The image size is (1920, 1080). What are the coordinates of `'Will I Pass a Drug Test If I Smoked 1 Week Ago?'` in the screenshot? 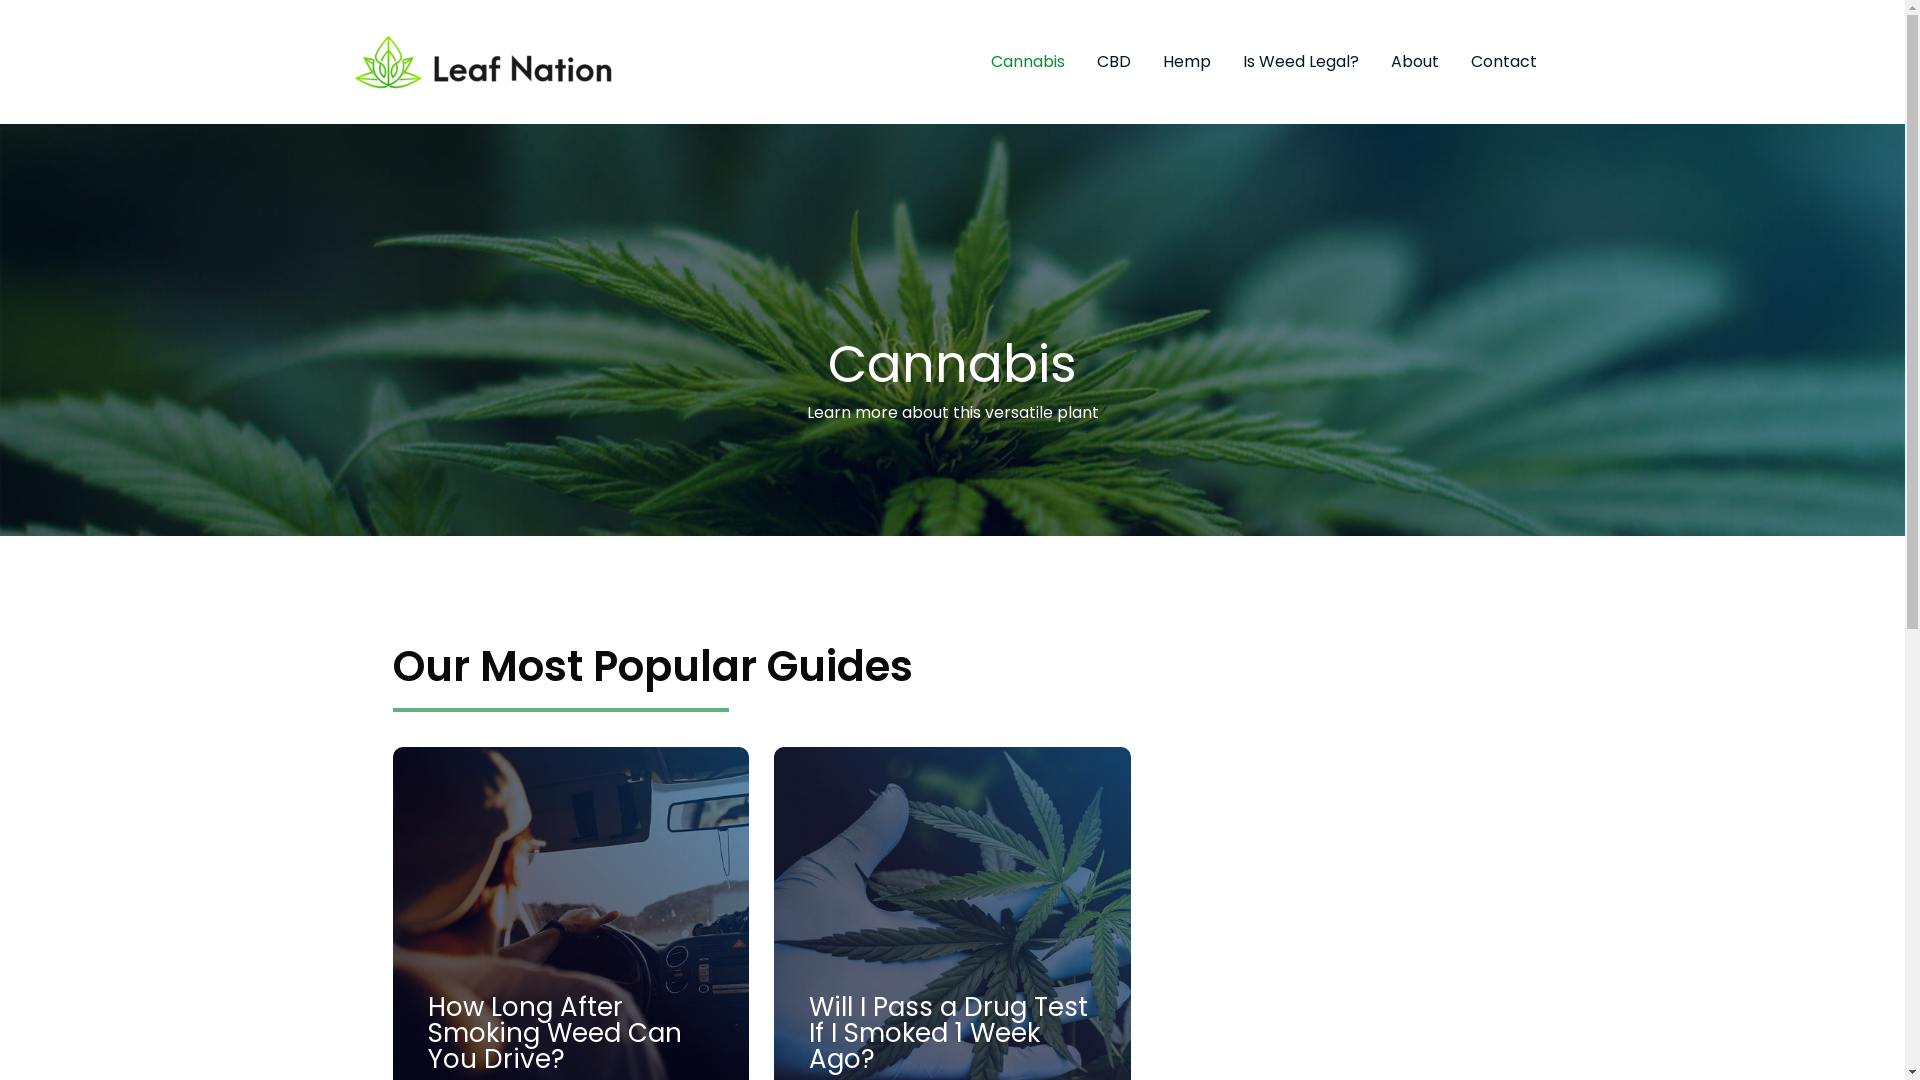 It's located at (947, 1033).